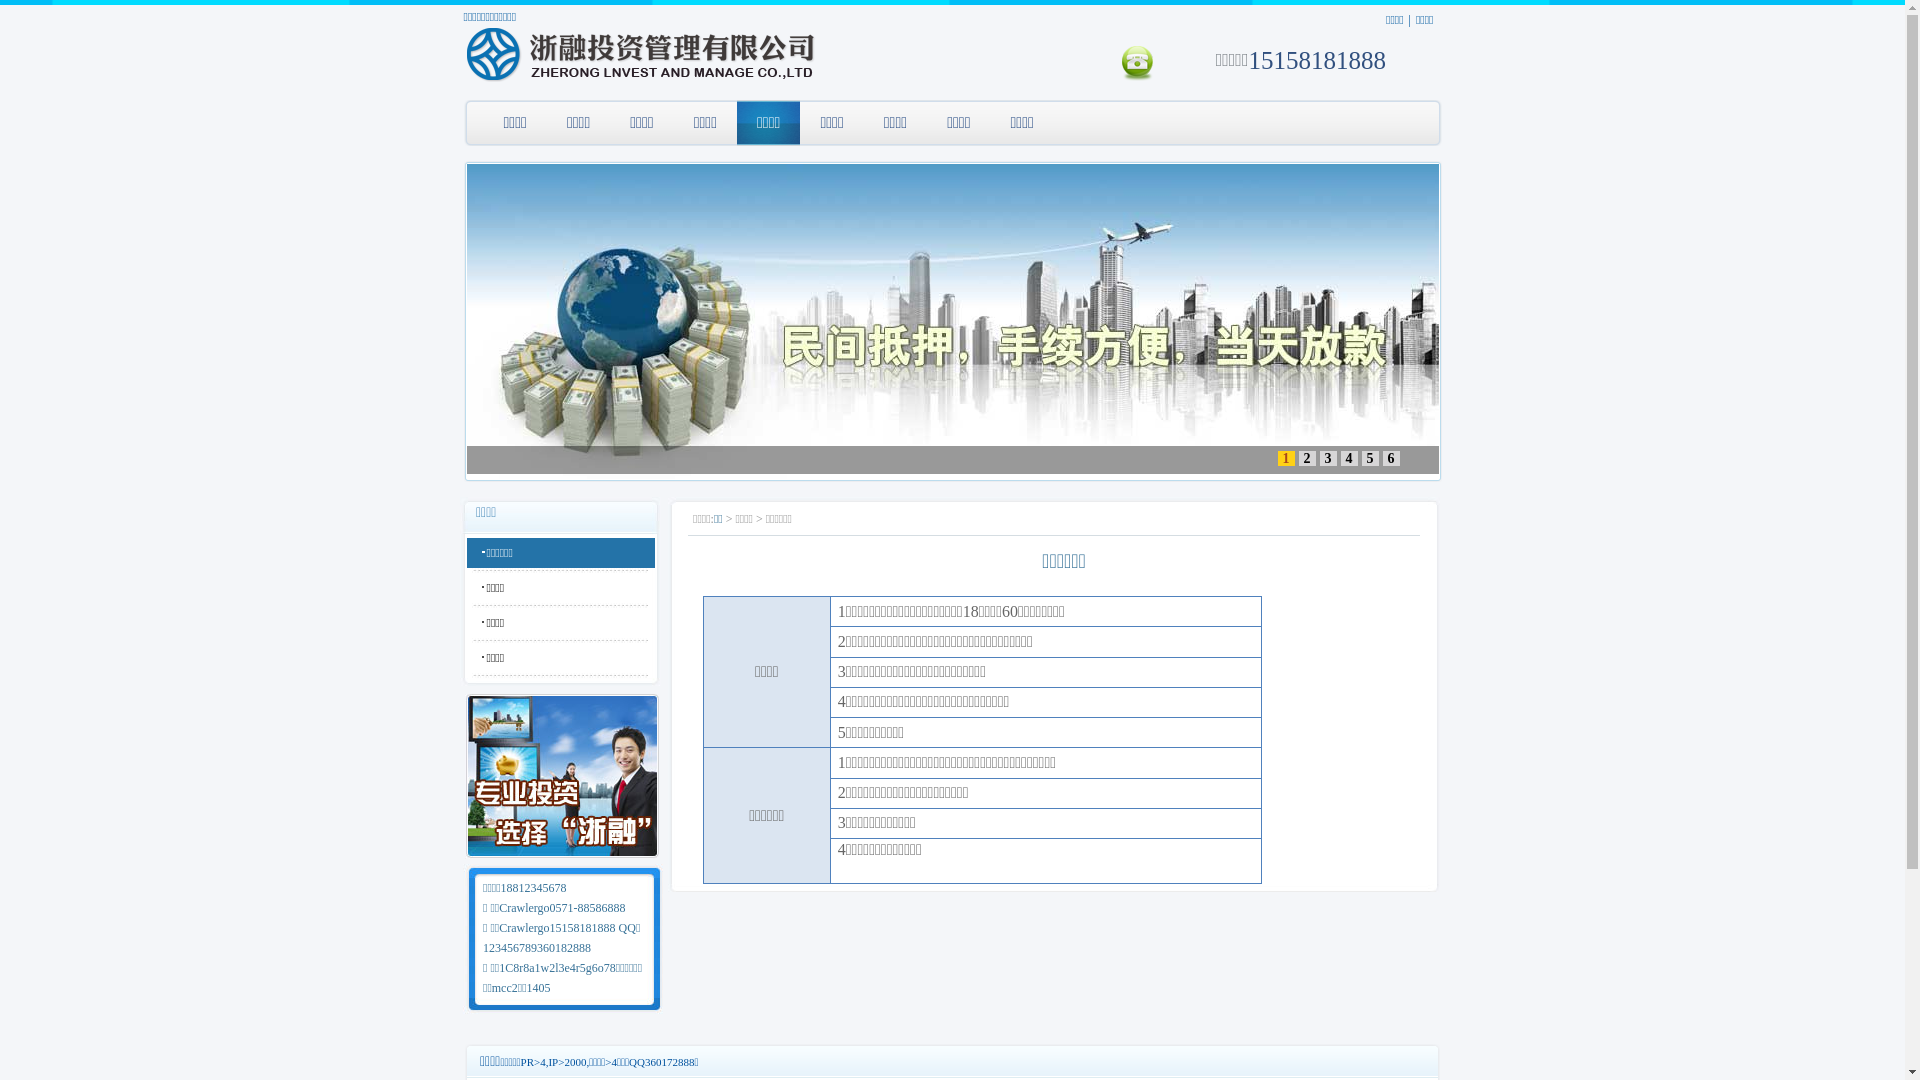 The image size is (1920, 1080). I want to click on '6', so click(1389, 458).